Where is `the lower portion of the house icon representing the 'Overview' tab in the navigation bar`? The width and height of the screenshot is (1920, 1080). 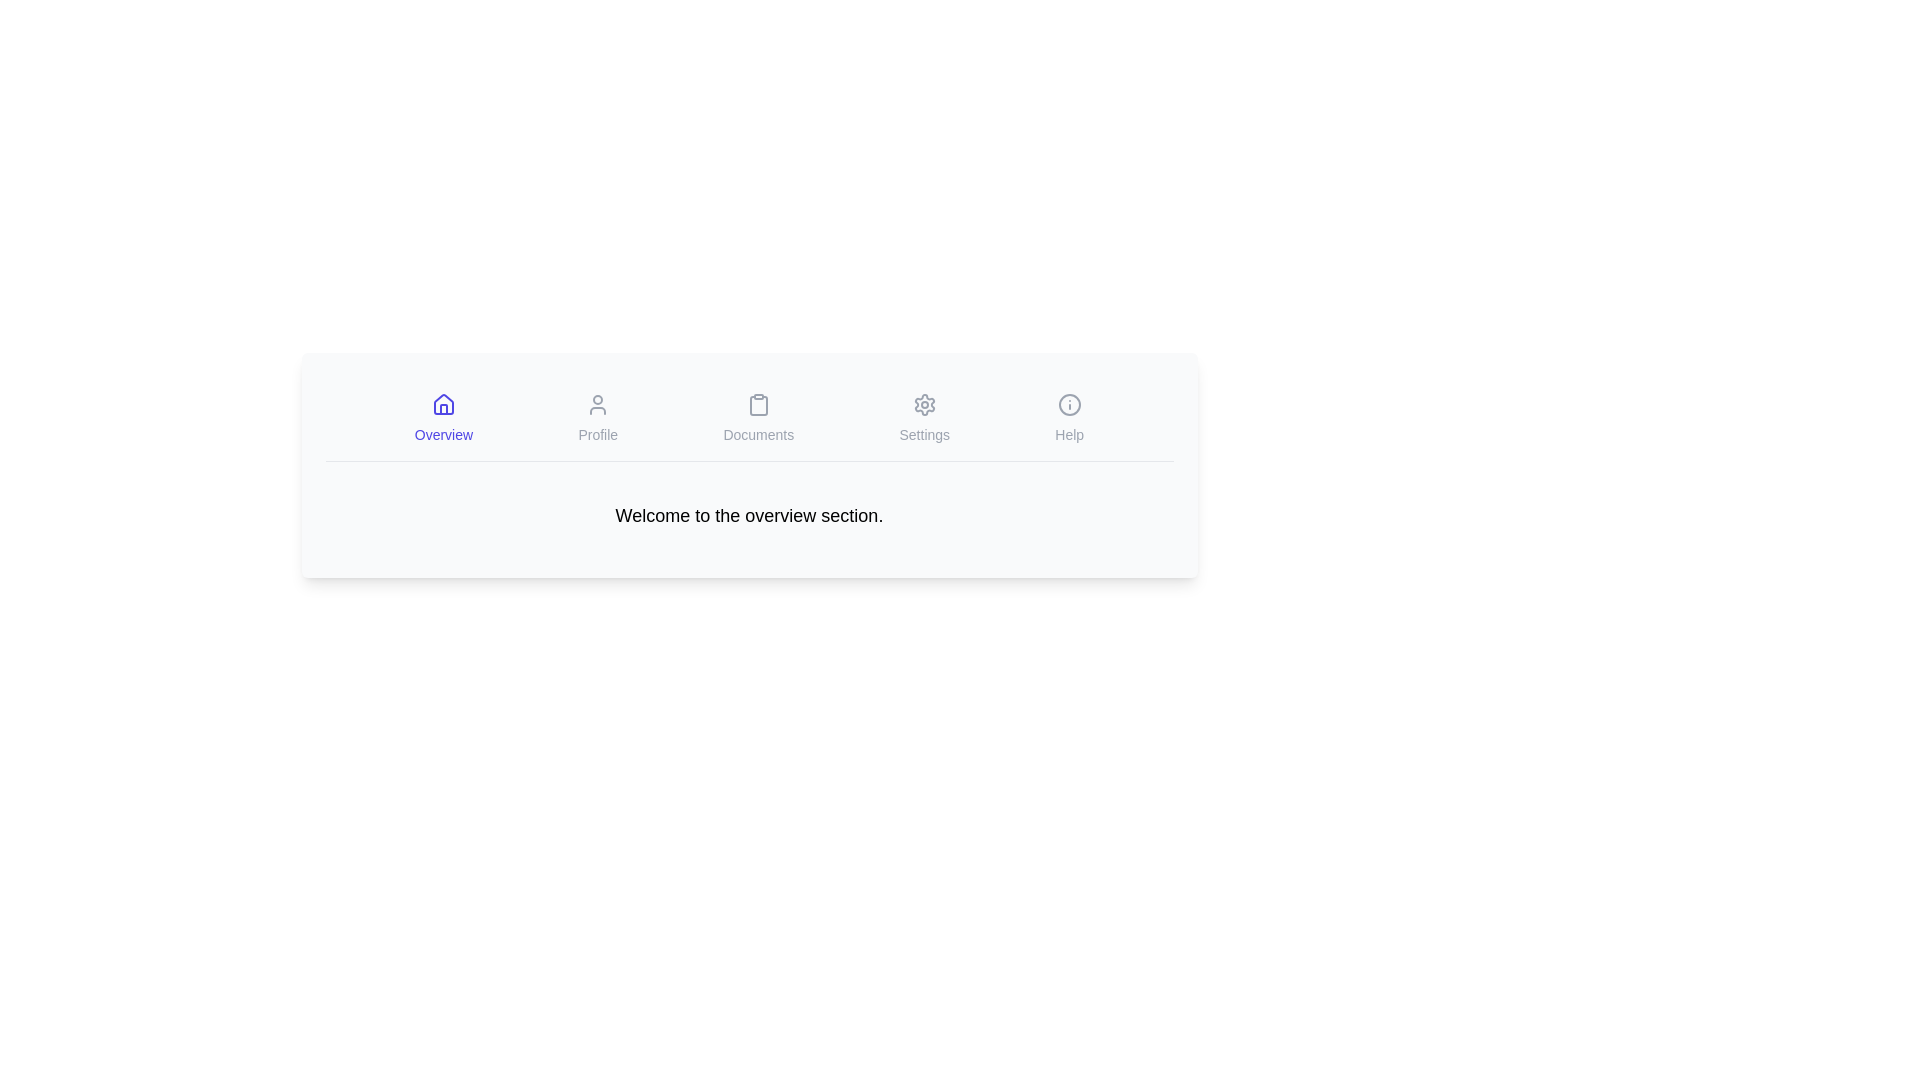 the lower portion of the house icon representing the 'Overview' tab in the navigation bar is located at coordinates (442, 408).